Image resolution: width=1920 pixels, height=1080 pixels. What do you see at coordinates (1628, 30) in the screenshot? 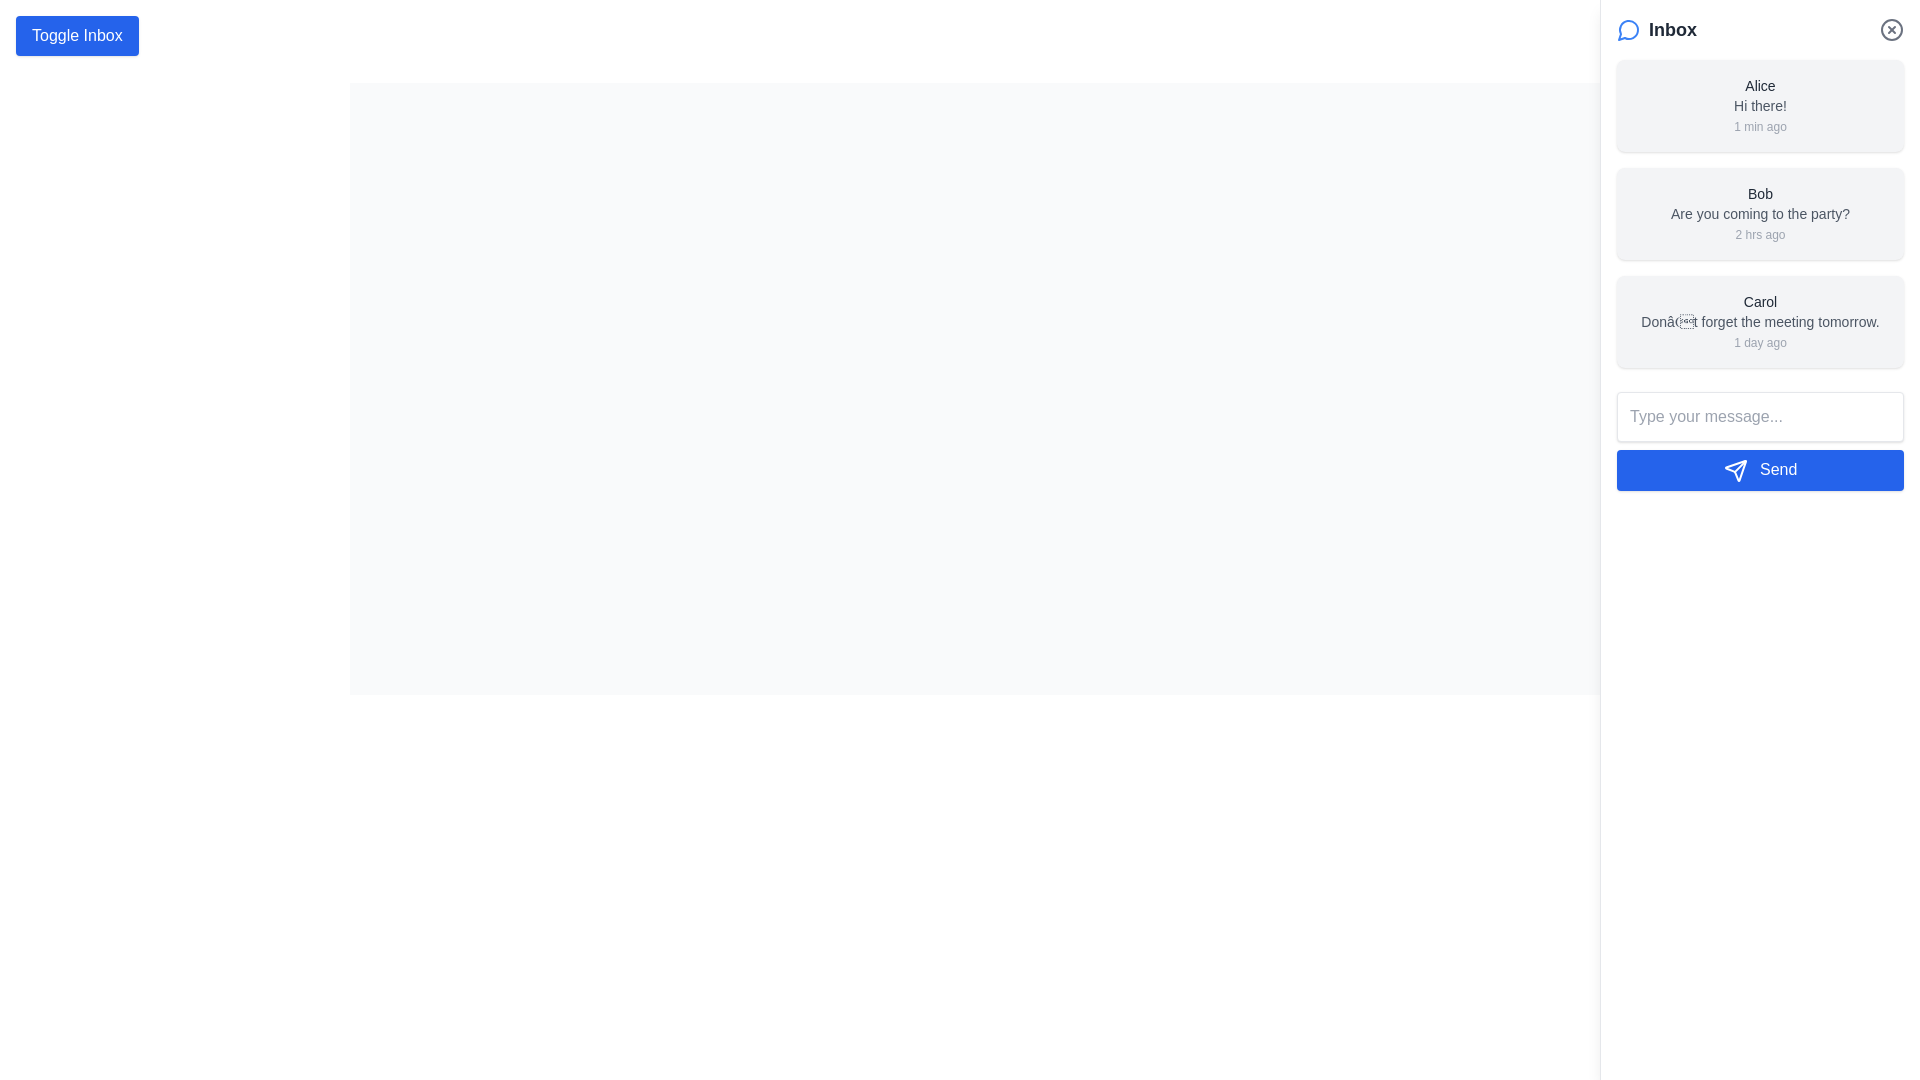
I see `the blue speech bubble icon located to the left of the 'Inbox' label in the top-right section of the sidebar header` at bounding box center [1628, 30].